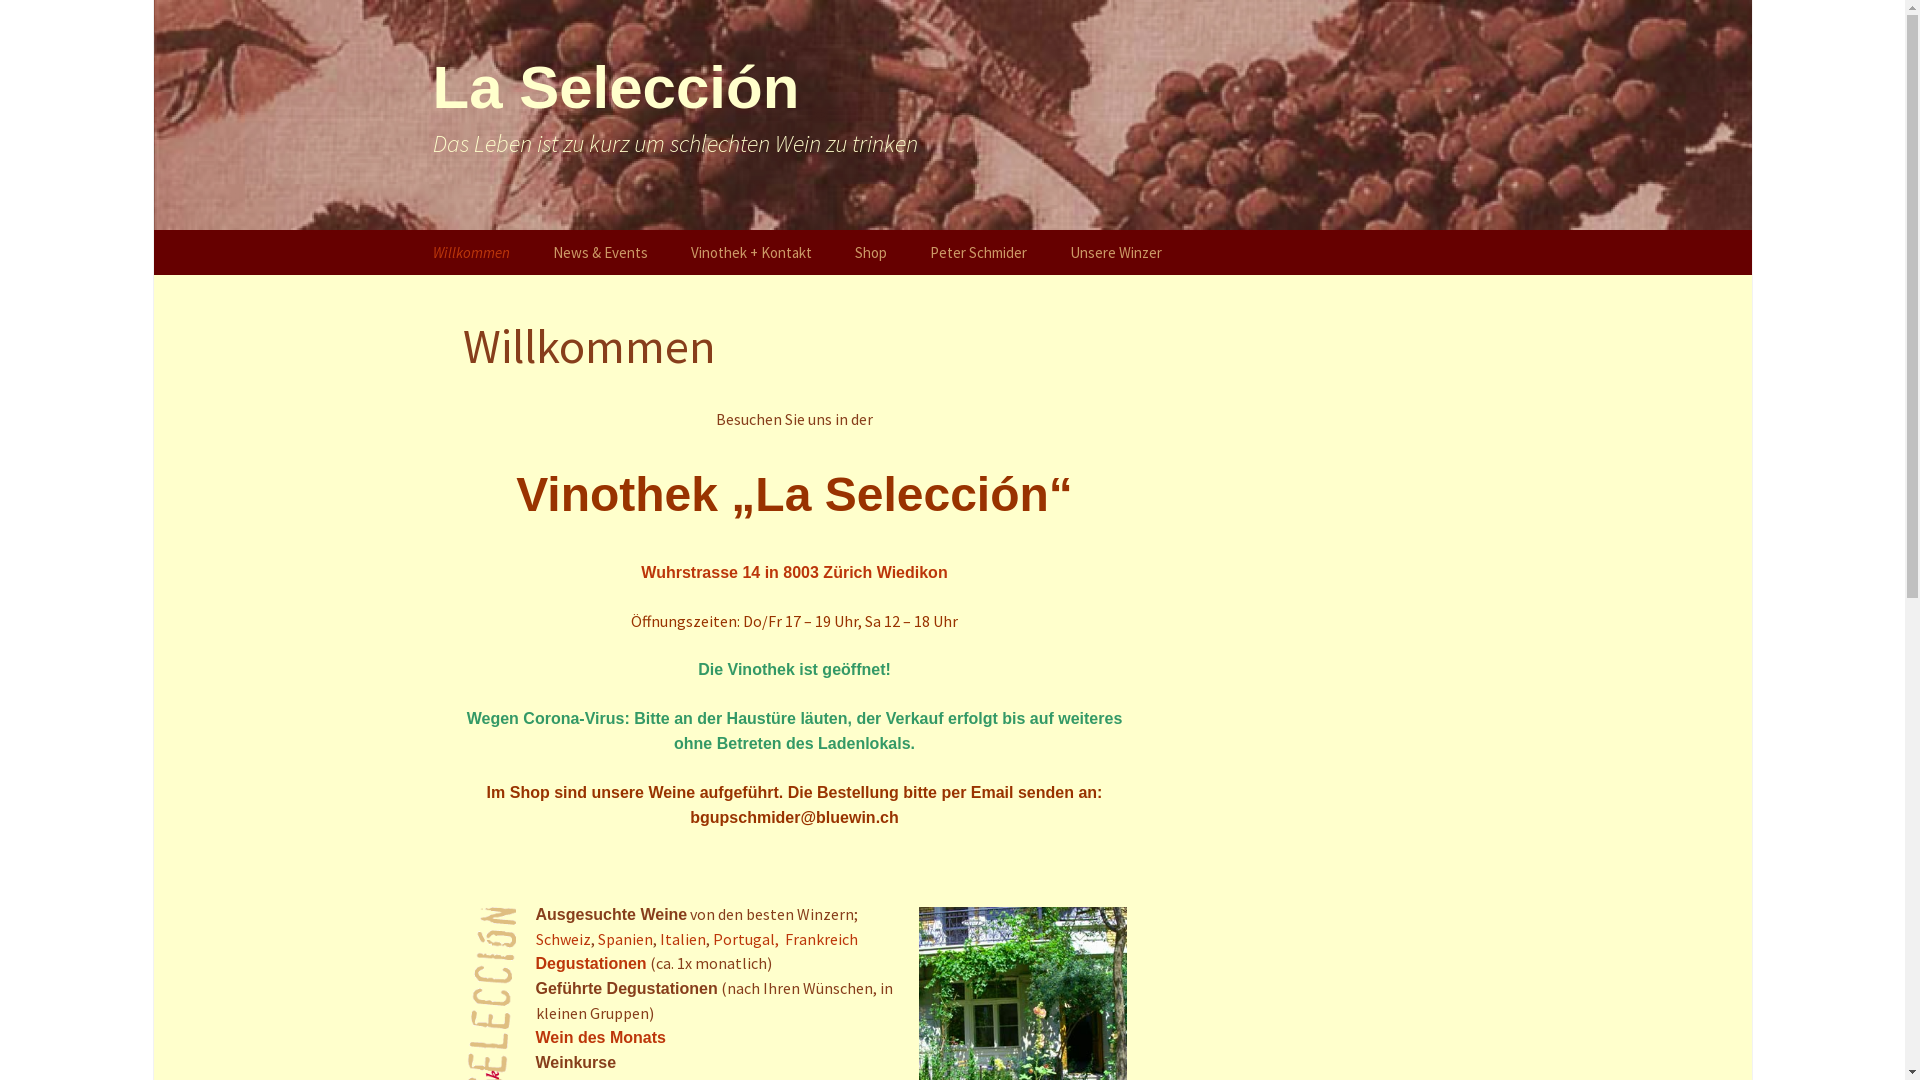 The height and width of the screenshot is (1080, 1920). I want to click on 'Portugal, ', so click(711, 938).